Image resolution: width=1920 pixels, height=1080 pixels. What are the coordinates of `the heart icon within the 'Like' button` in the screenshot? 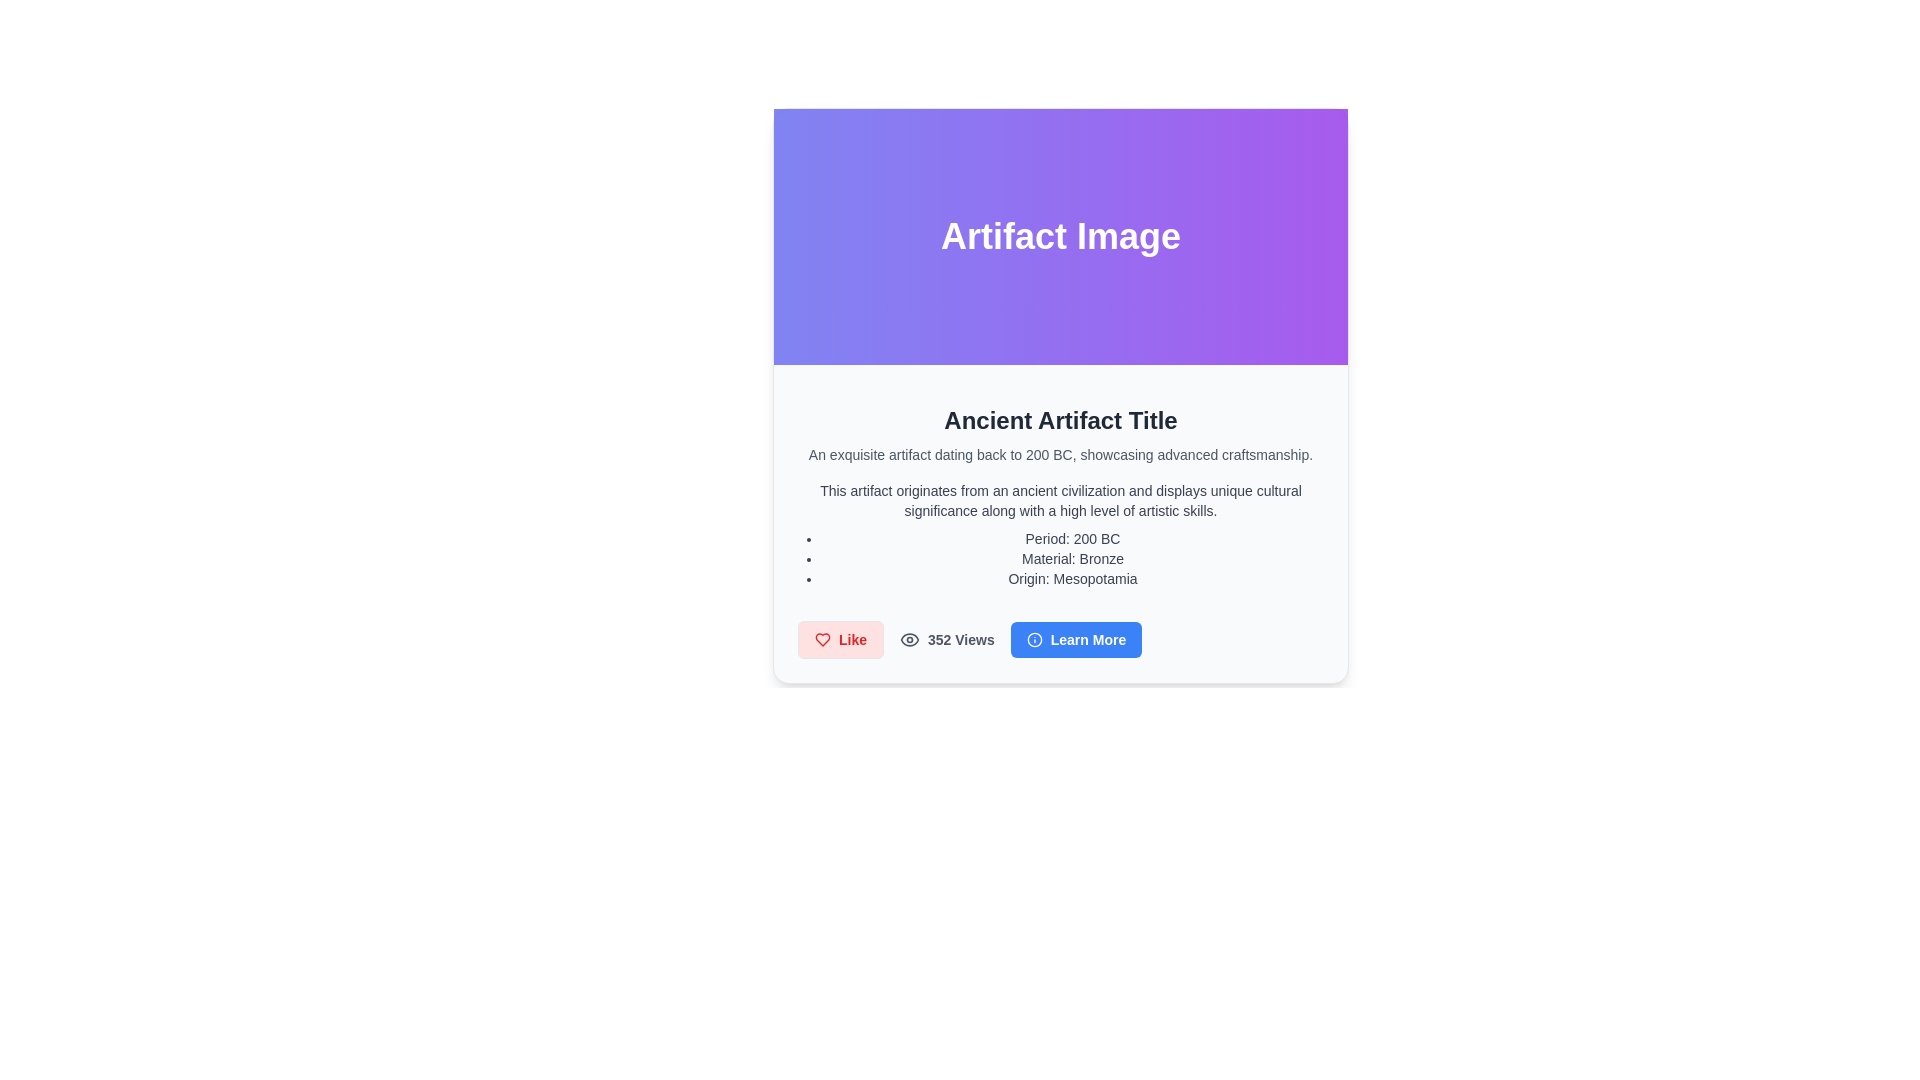 It's located at (822, 640).